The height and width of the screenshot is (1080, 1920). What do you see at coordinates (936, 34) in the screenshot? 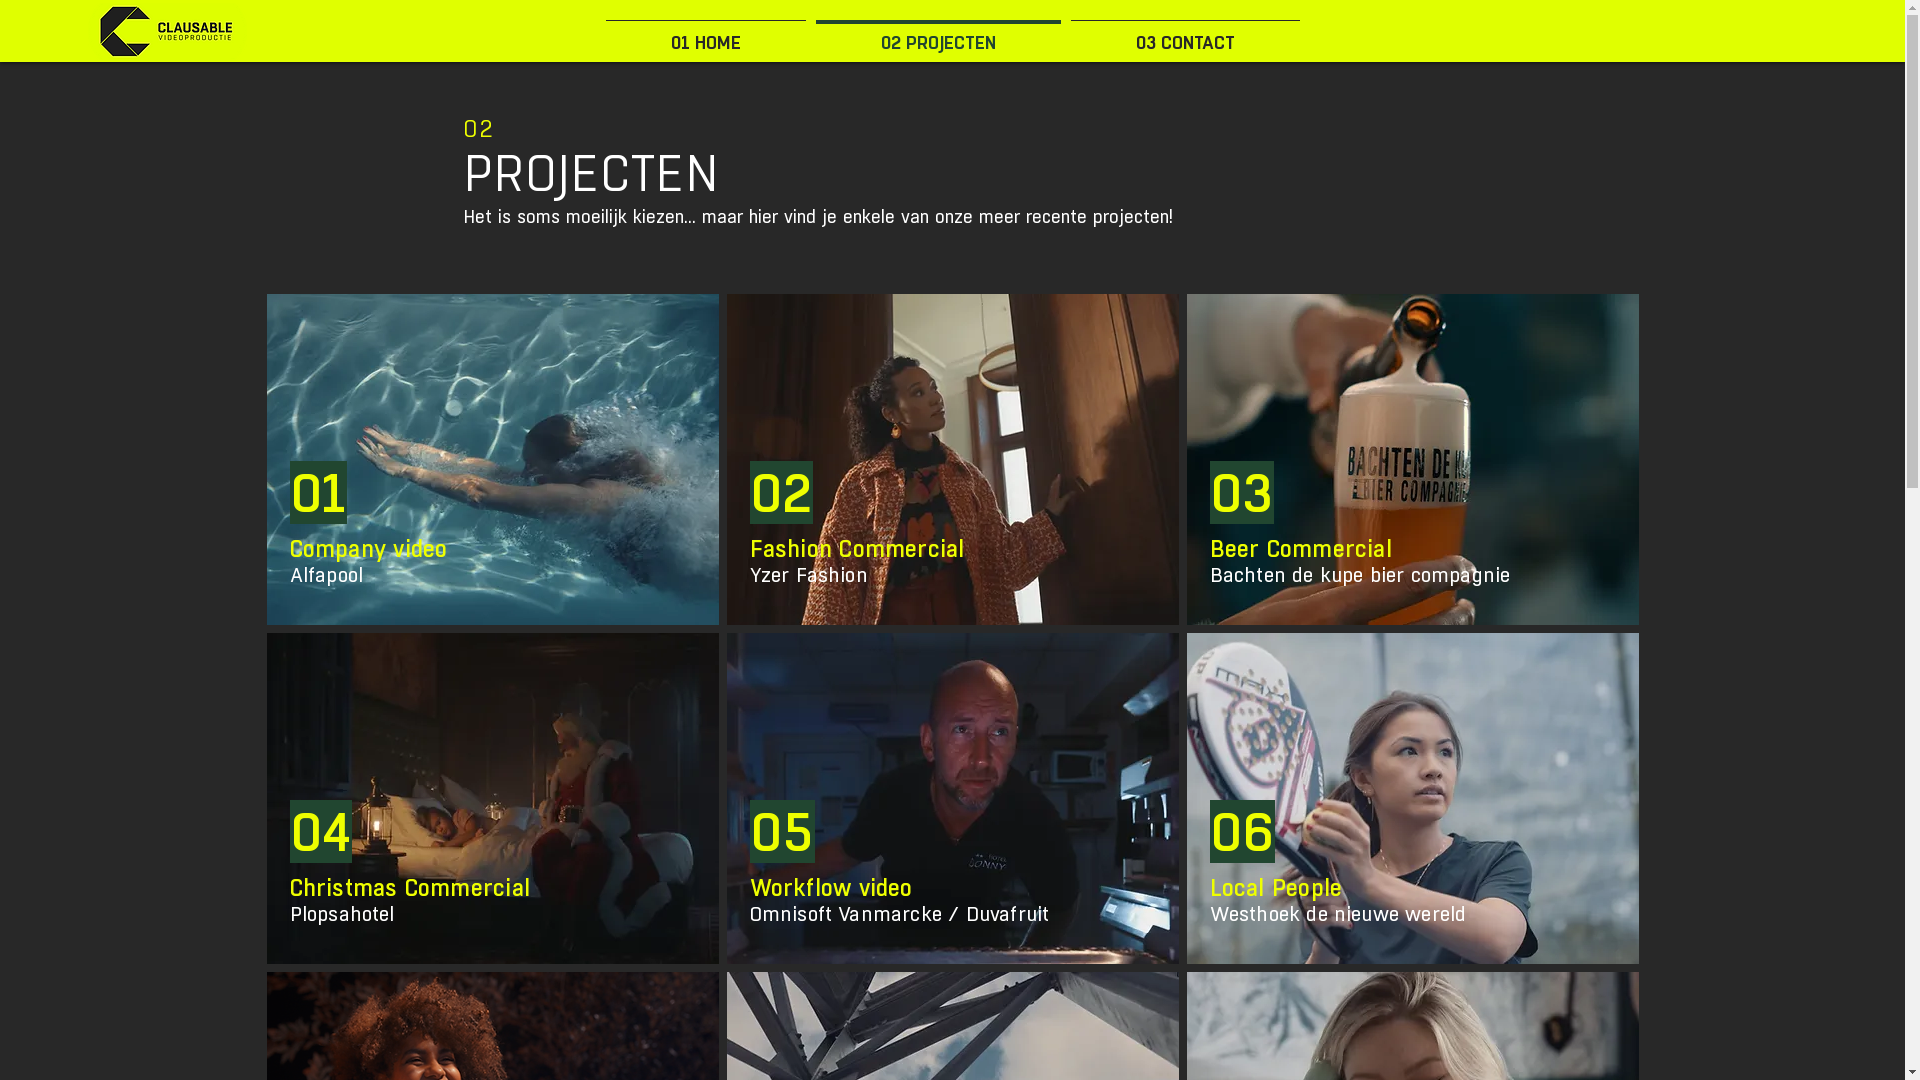
I see `'02 PROJECTEN'` at bounding box center [936, 34].